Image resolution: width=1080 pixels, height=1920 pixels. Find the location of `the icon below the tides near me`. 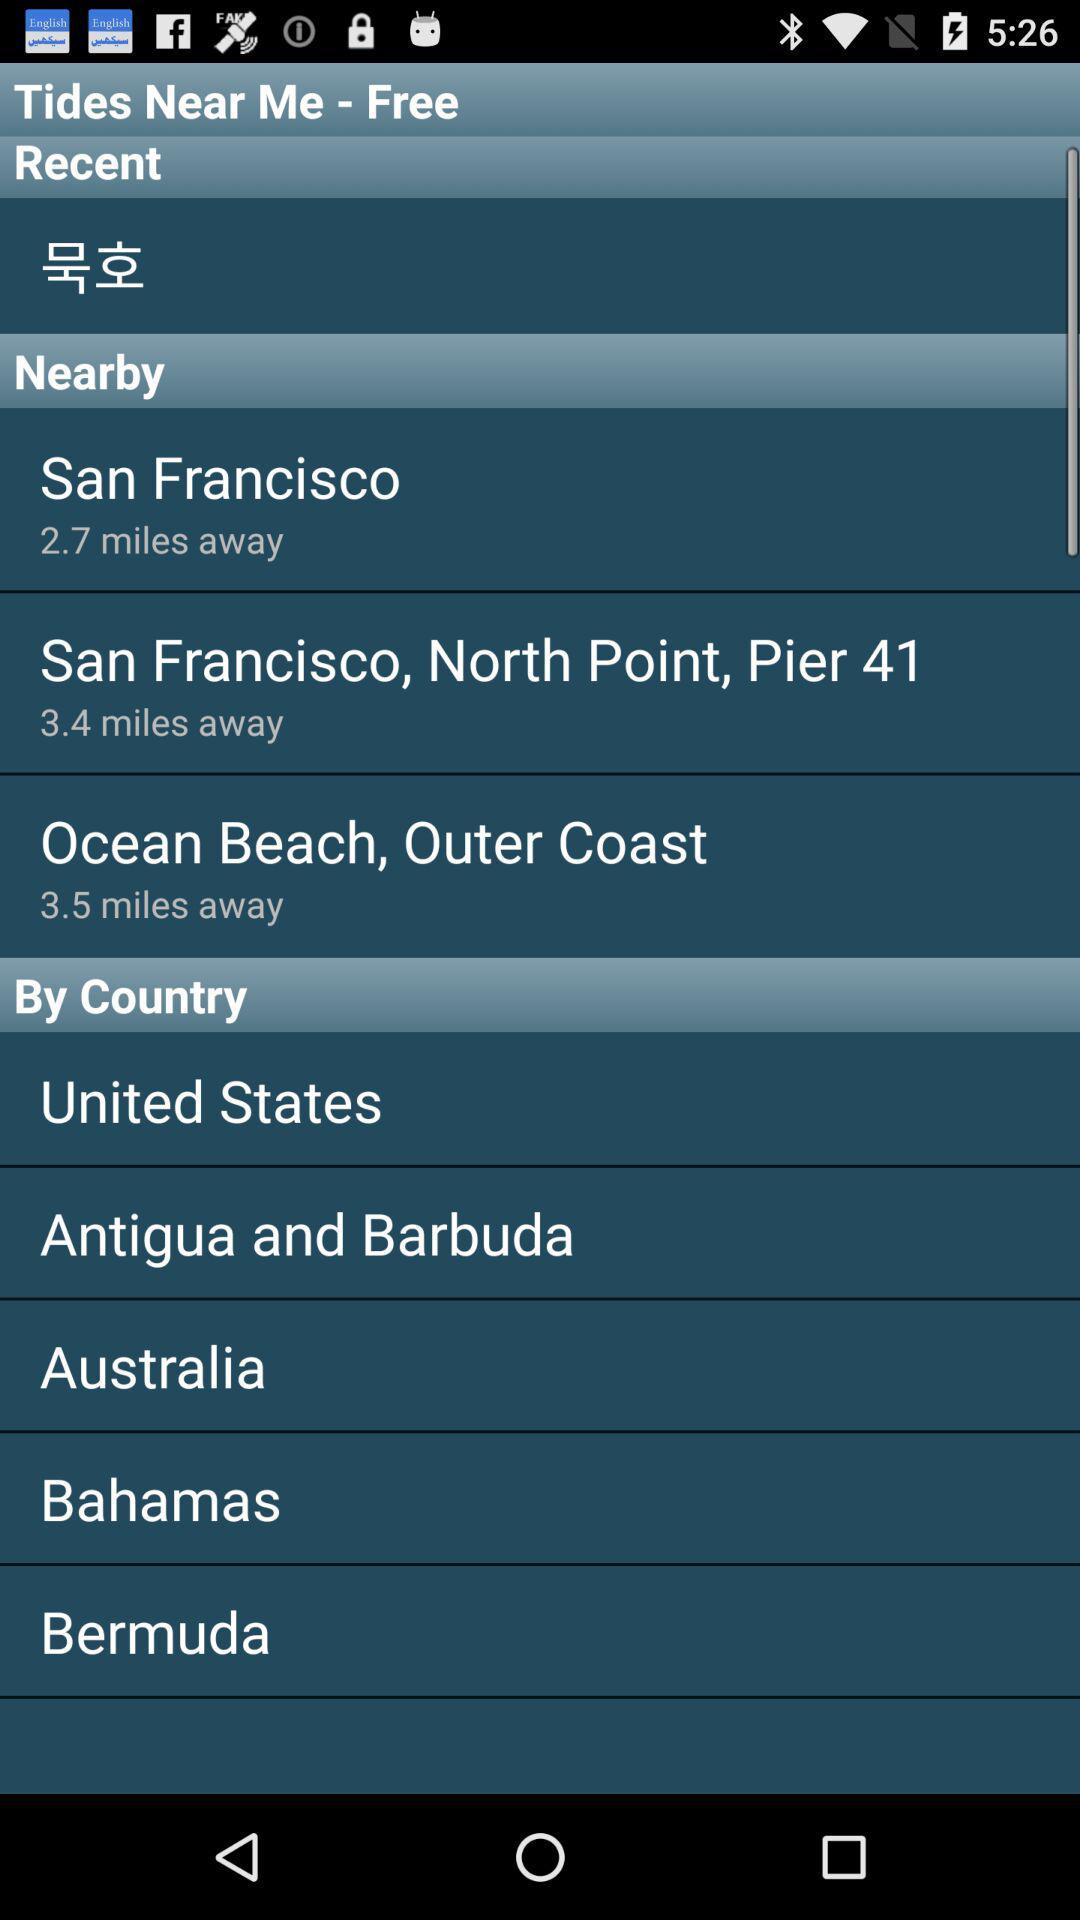

the icon below the tides near me is located at coordinates (540, 167).